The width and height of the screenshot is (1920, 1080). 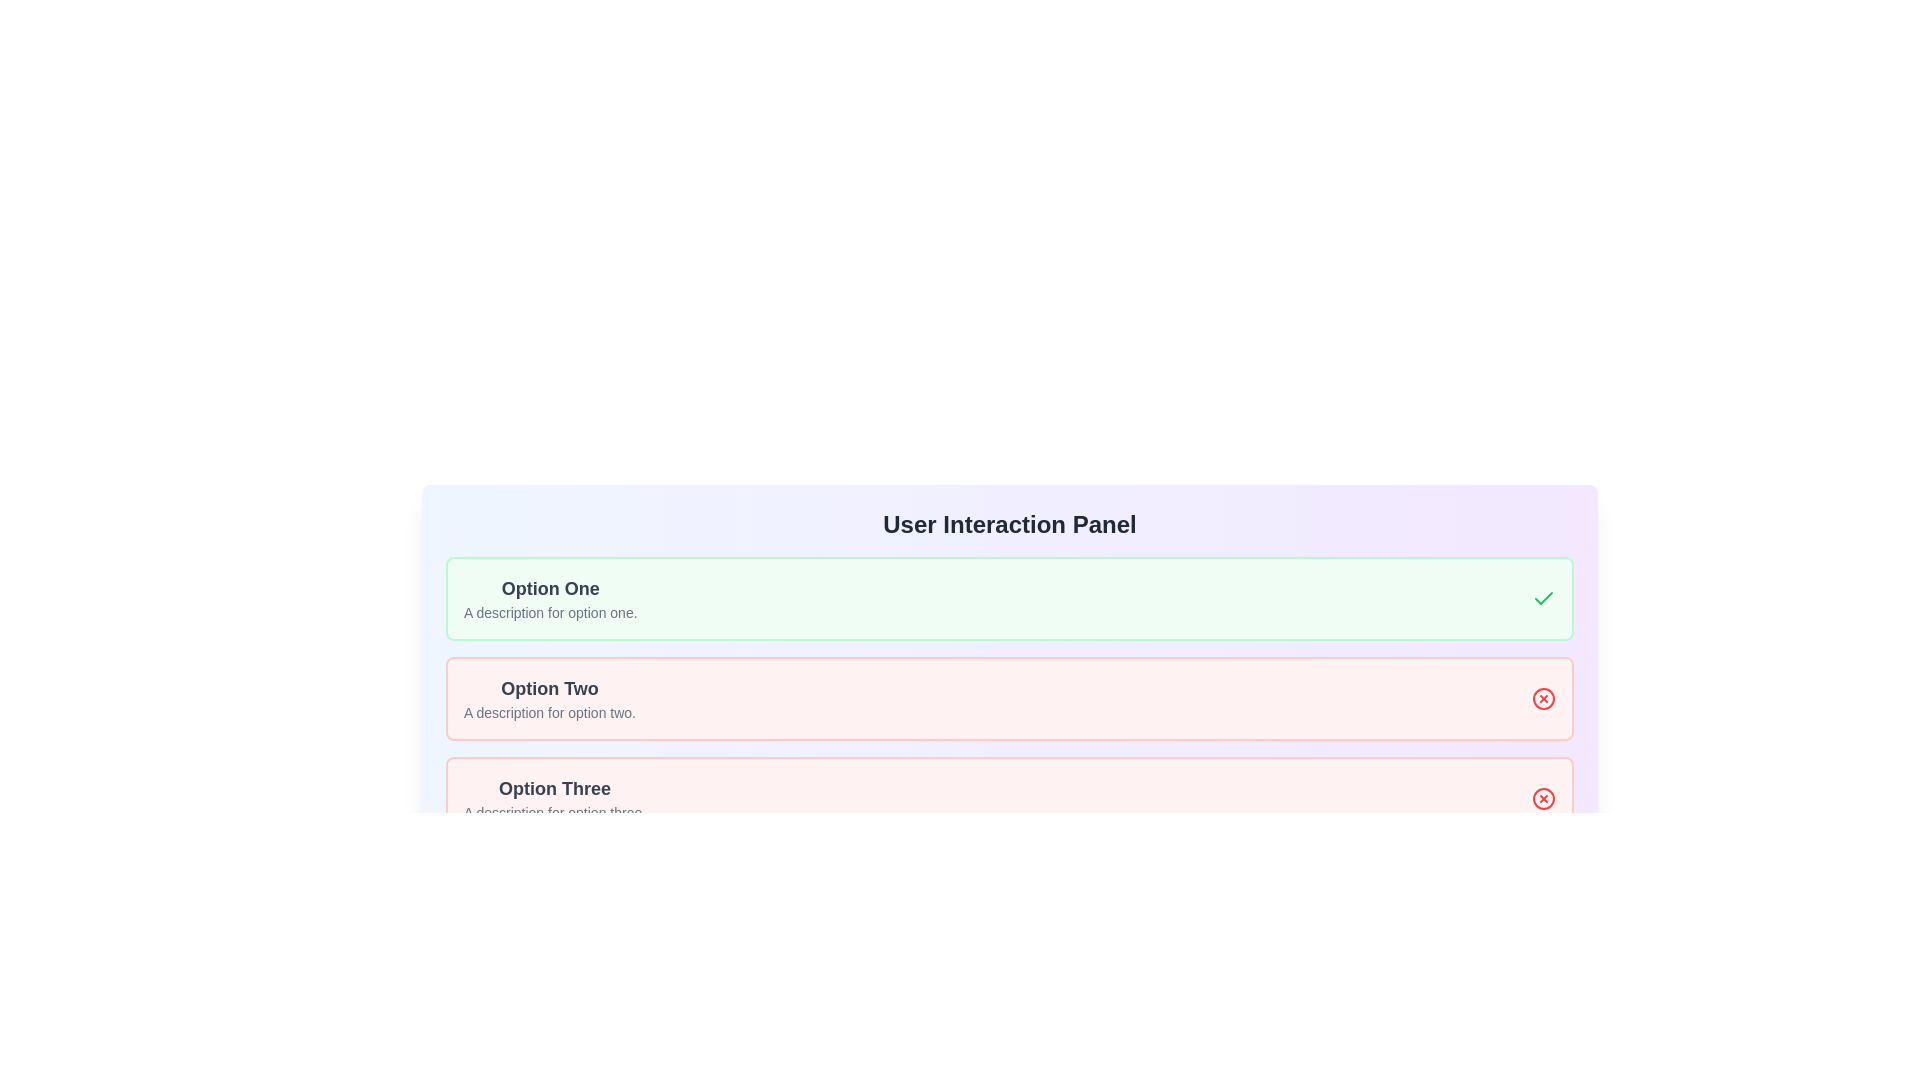 What do you see at coordinates (555, 813) in the screenshot?
I see `the Text Label that provides additional details for 'Option Three', located below its title in the vertical list interface` at bounding box center [555, 813].